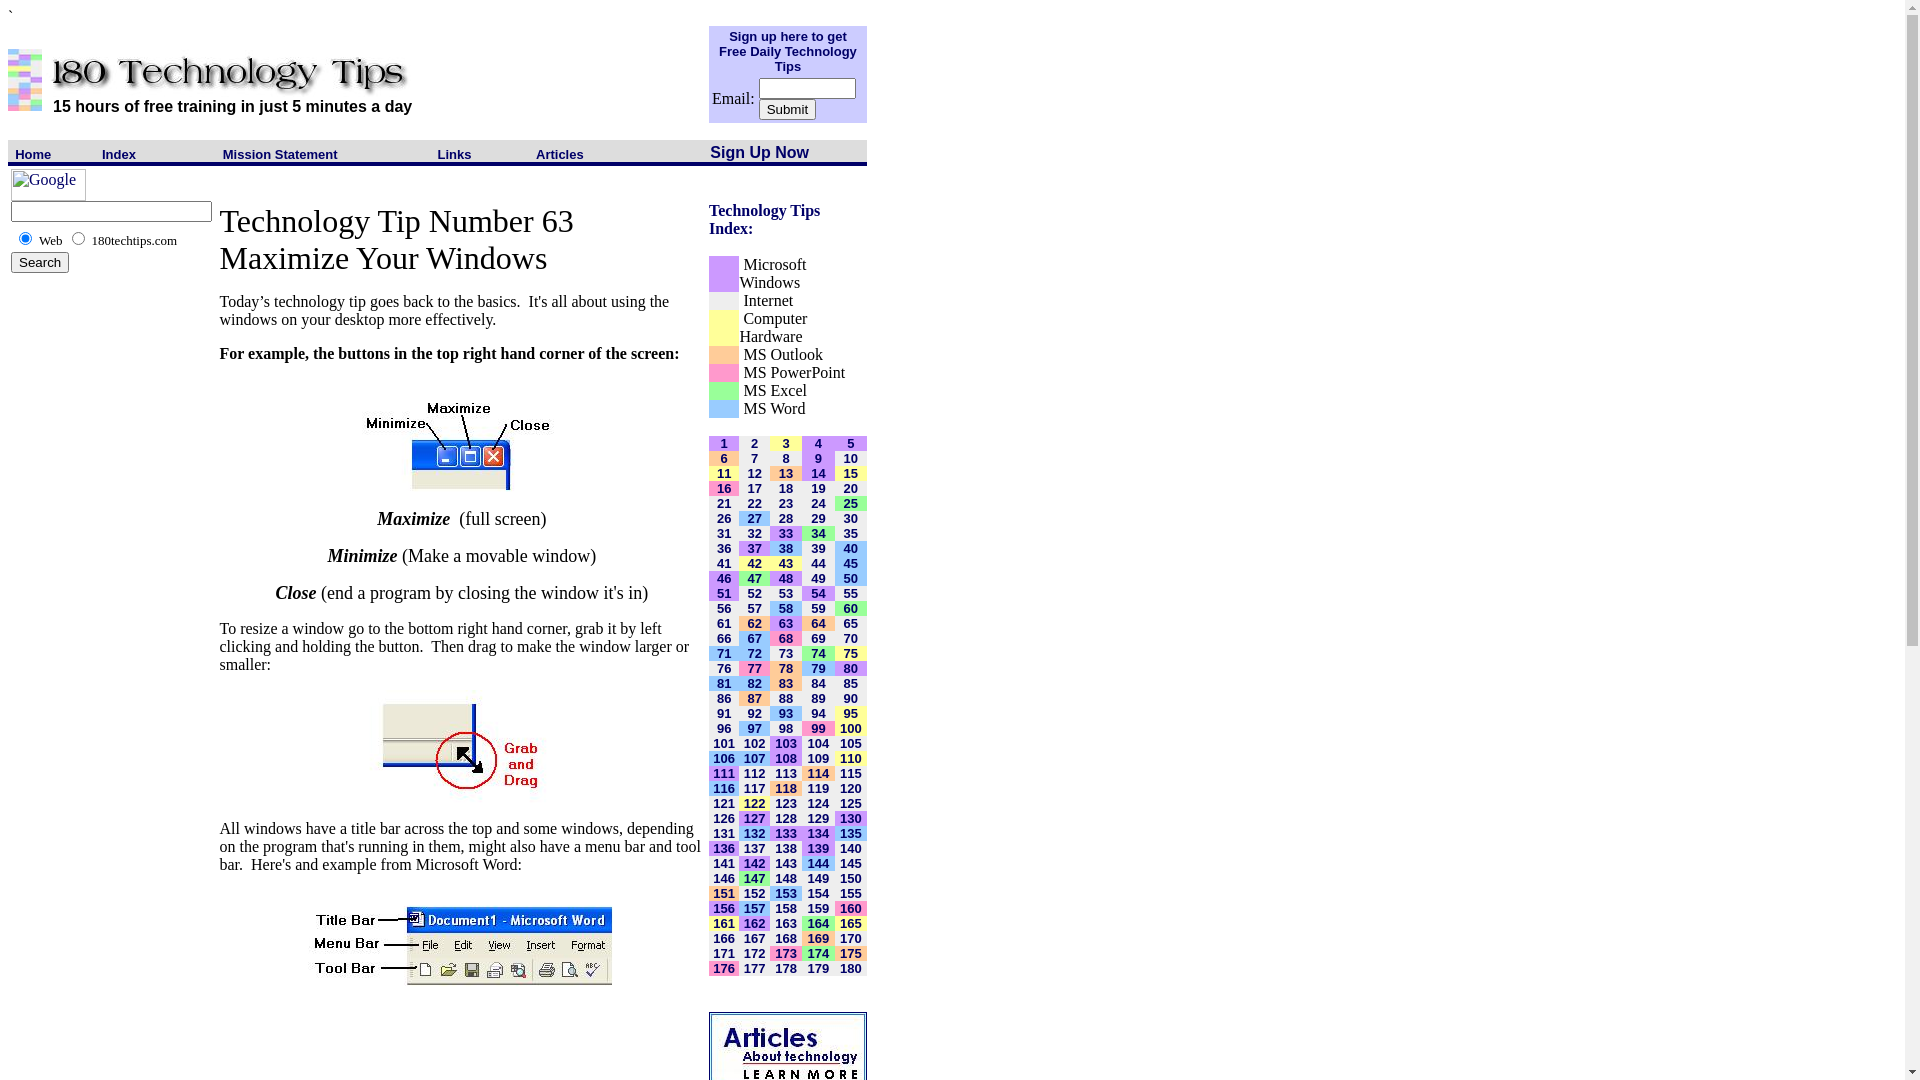 This screenshot has height=1080, width=1920. I want to click on '44', so click(817, 563).